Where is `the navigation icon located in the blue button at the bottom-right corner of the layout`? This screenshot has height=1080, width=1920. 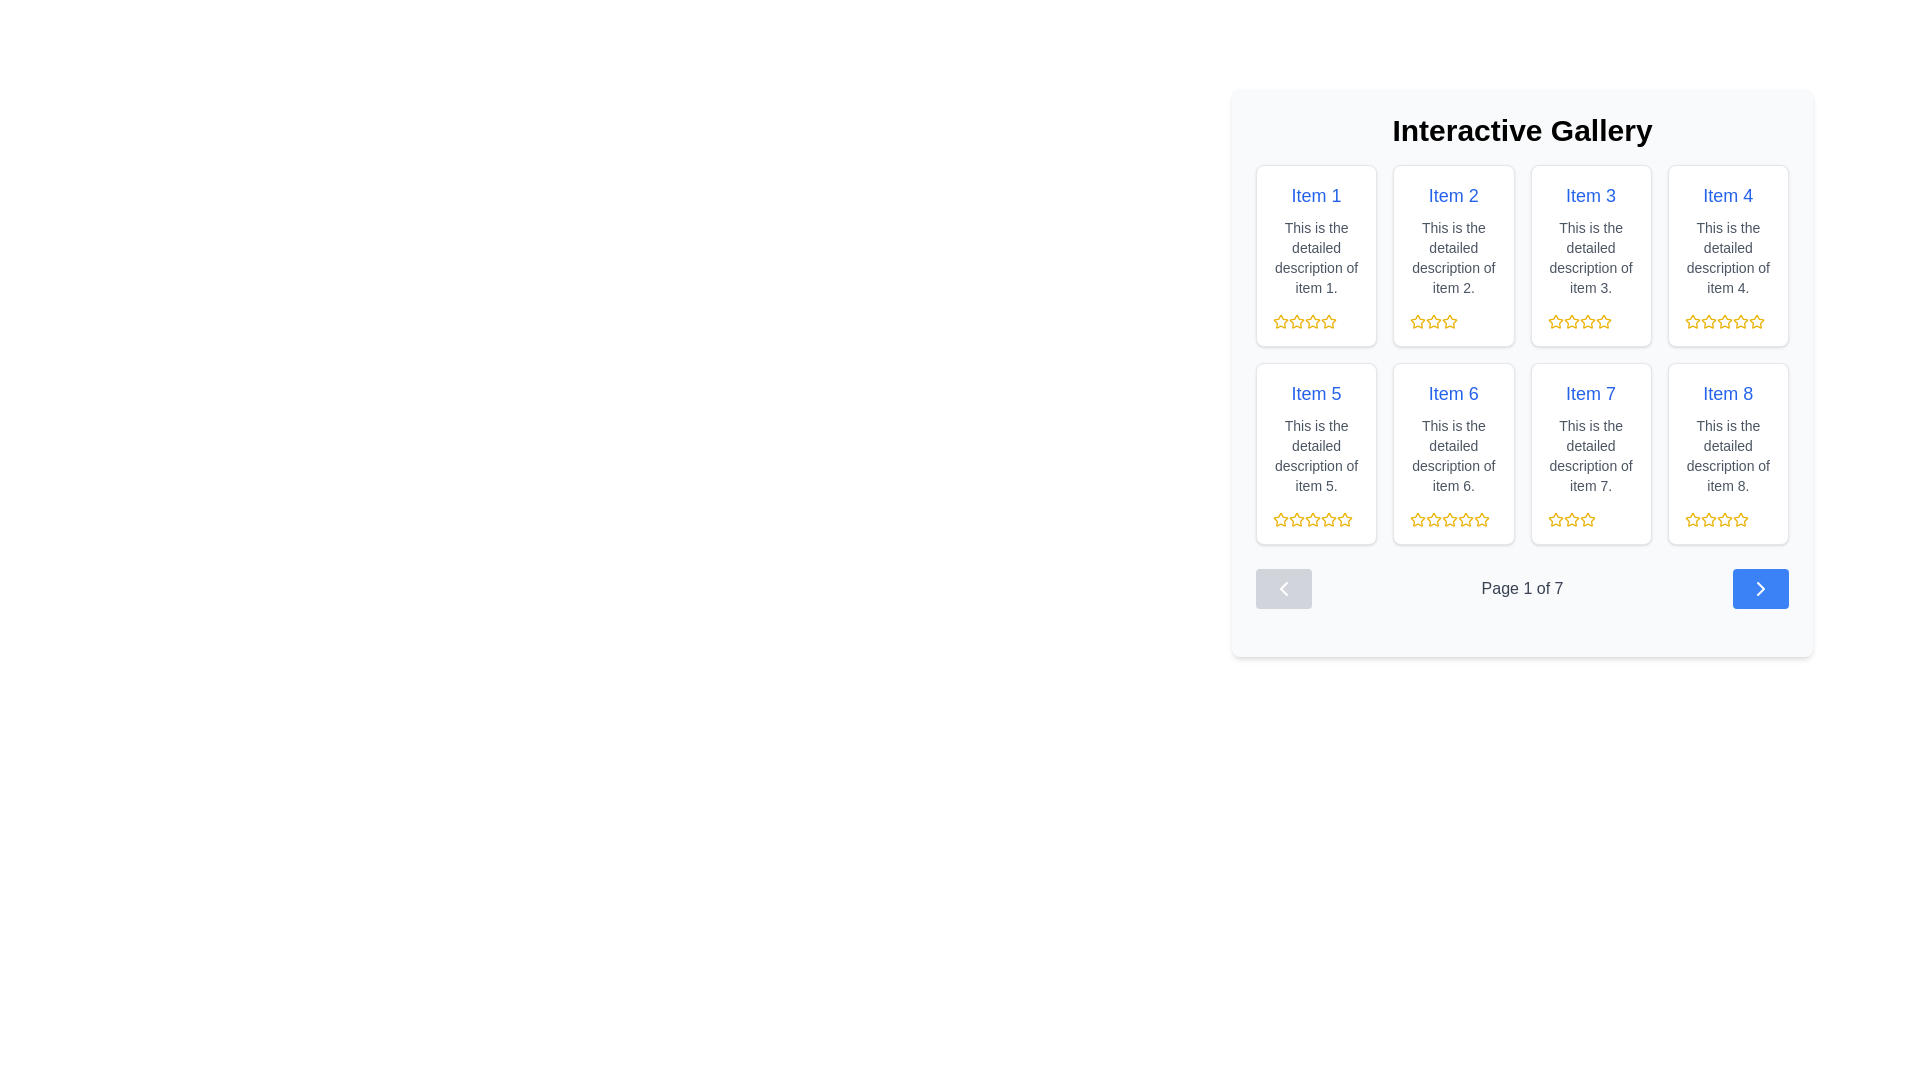 the navigation icon located in the blue button at the bottom-right corner of the layout is located at coordinates (1761, 588).